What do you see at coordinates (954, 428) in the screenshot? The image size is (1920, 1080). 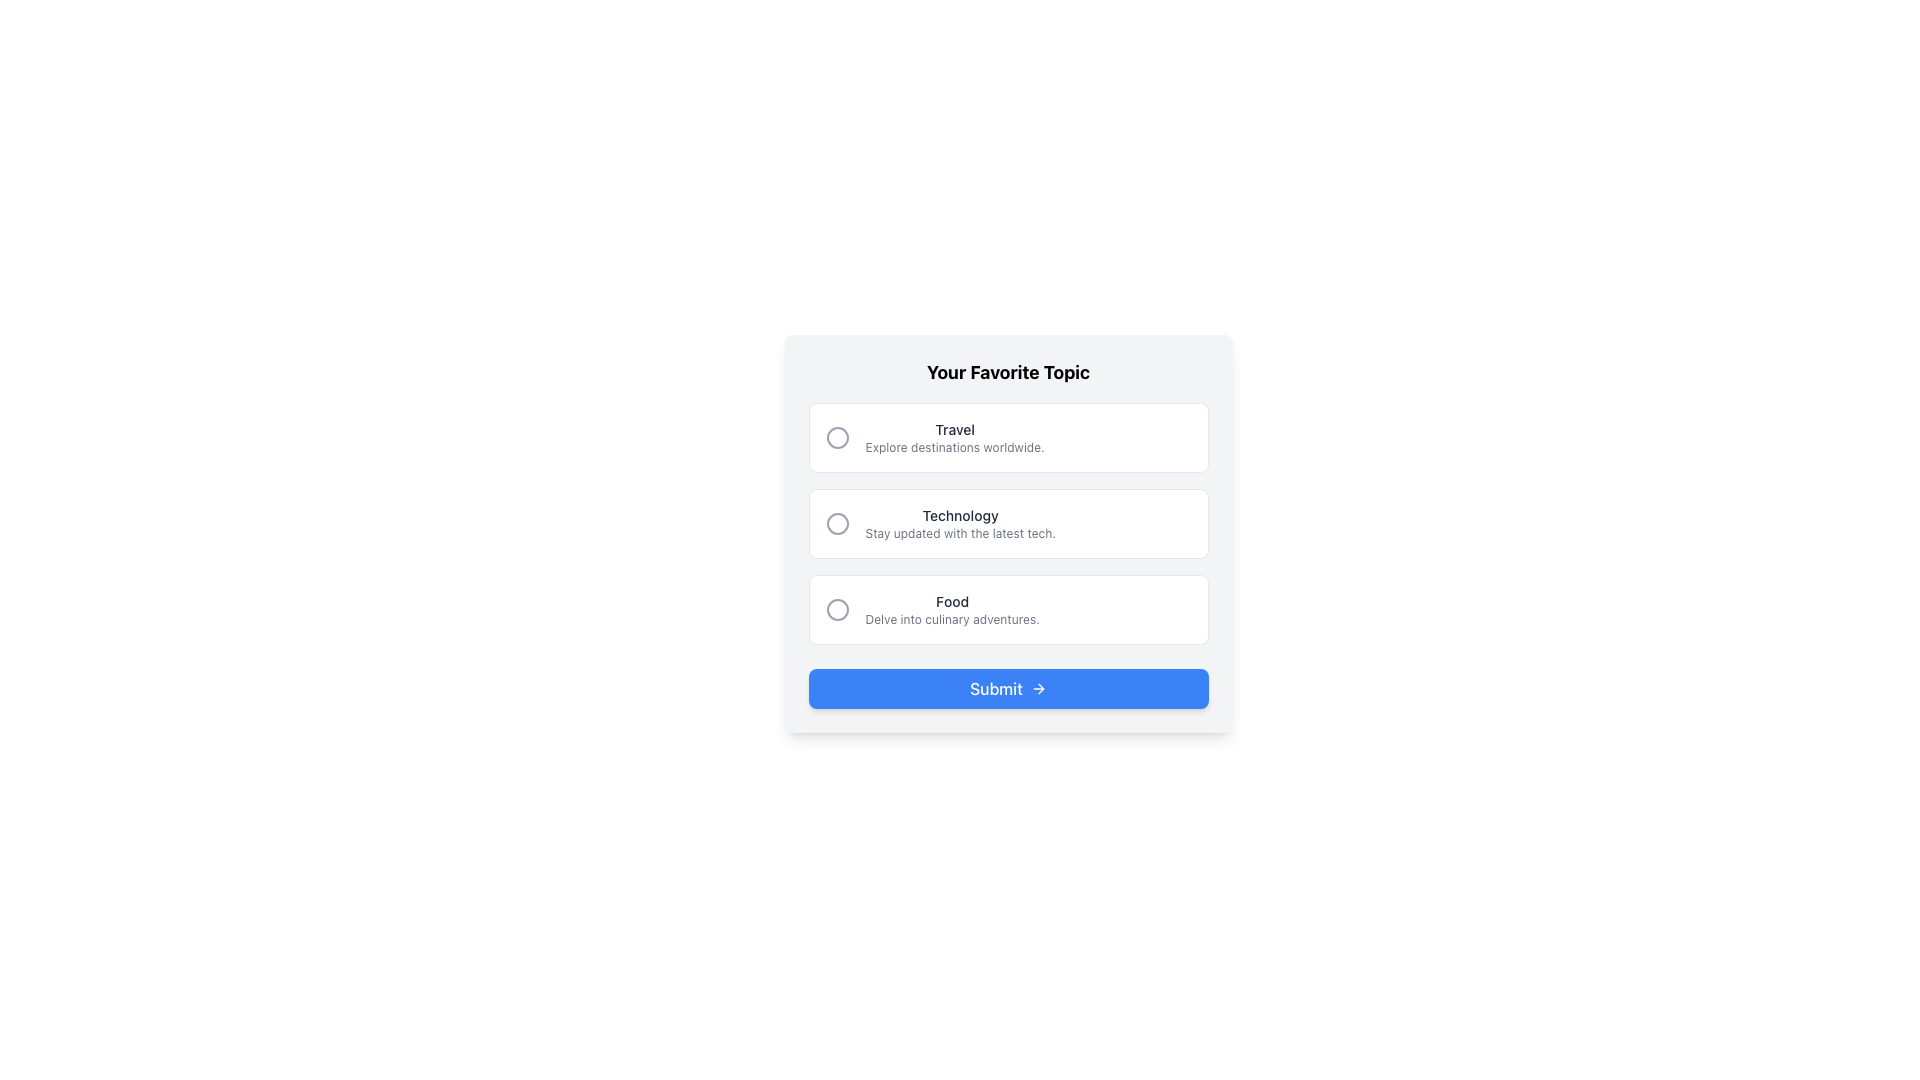 I see `the text label that displays 'Travel', which is a medium weight, dark gray colored text aligned to the right of a radio button and positioned above a smaller descriptive text` at bounding box center [954, 428].